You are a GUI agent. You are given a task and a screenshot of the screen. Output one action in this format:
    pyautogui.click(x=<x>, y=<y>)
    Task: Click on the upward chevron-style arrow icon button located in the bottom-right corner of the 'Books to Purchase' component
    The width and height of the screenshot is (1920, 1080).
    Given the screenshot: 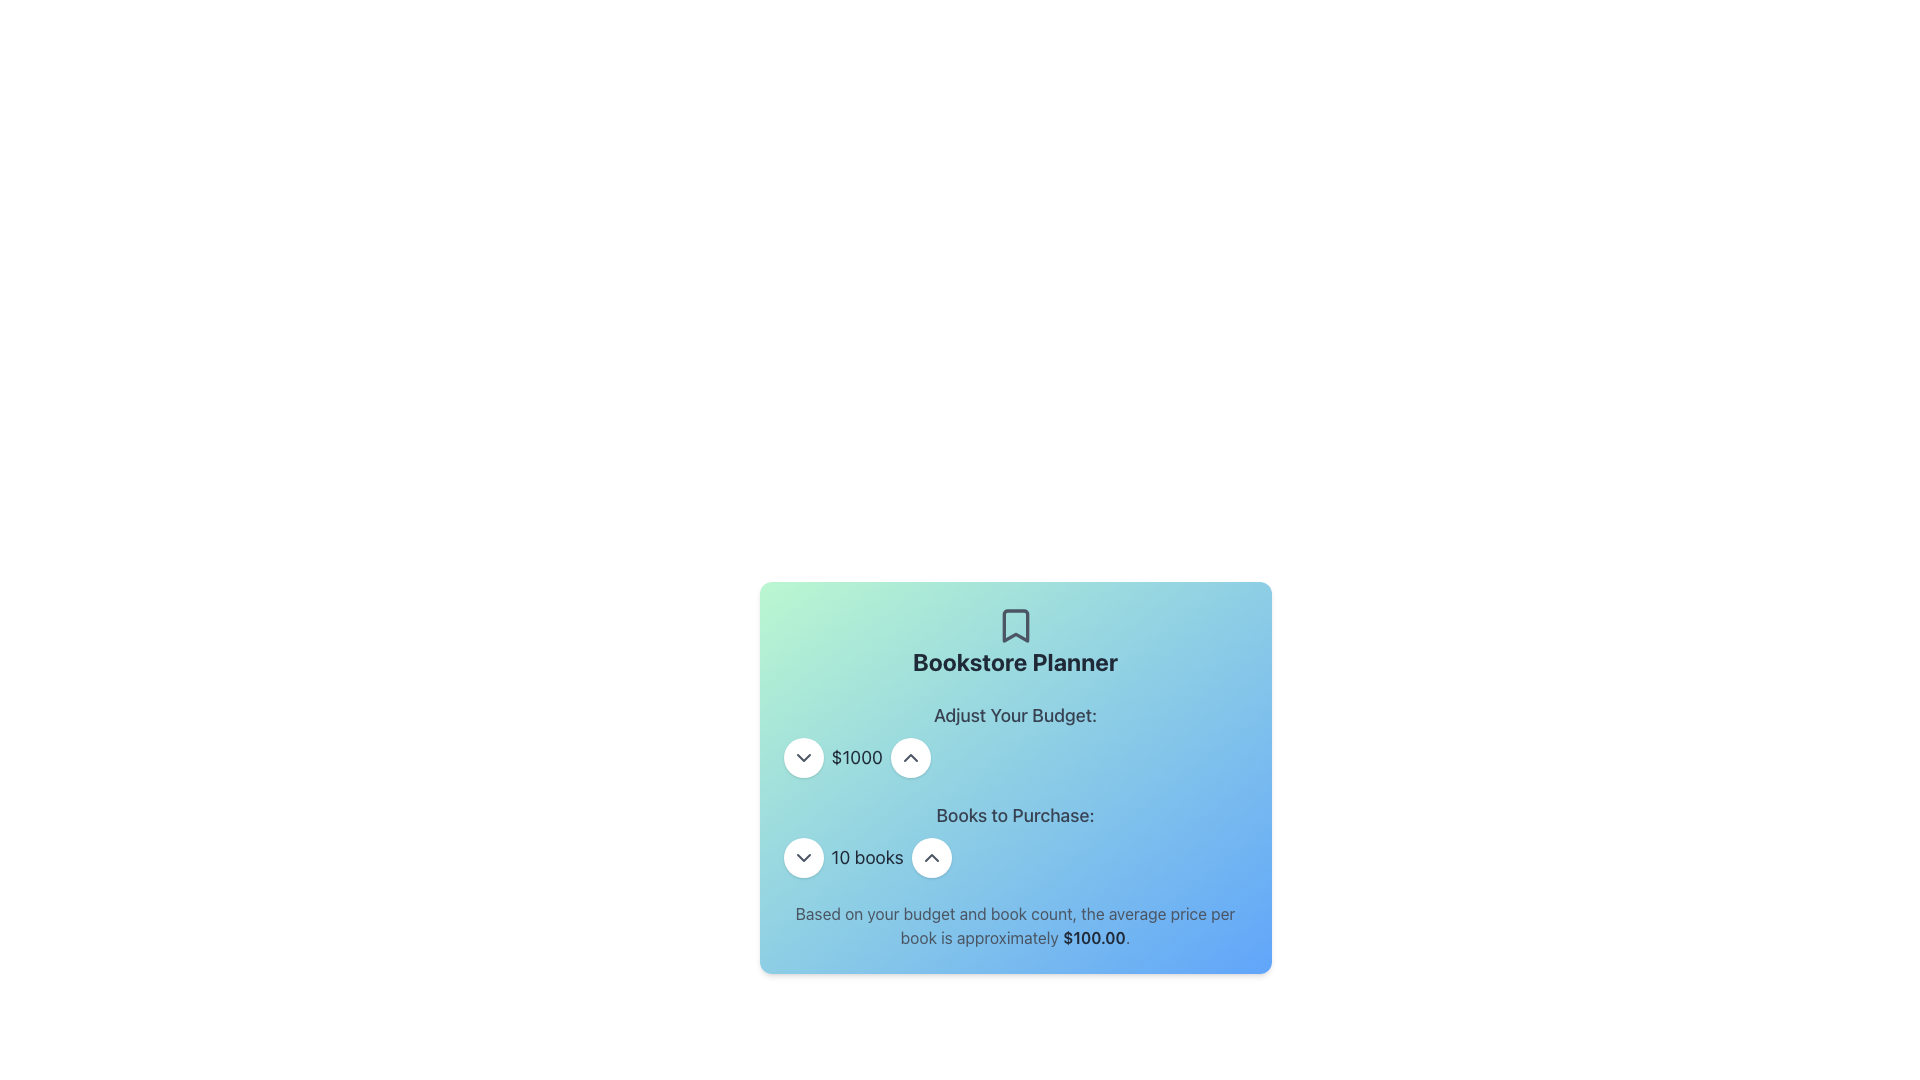 What is the action you would take?
    pyautogui.click(x=909, y=758)
    